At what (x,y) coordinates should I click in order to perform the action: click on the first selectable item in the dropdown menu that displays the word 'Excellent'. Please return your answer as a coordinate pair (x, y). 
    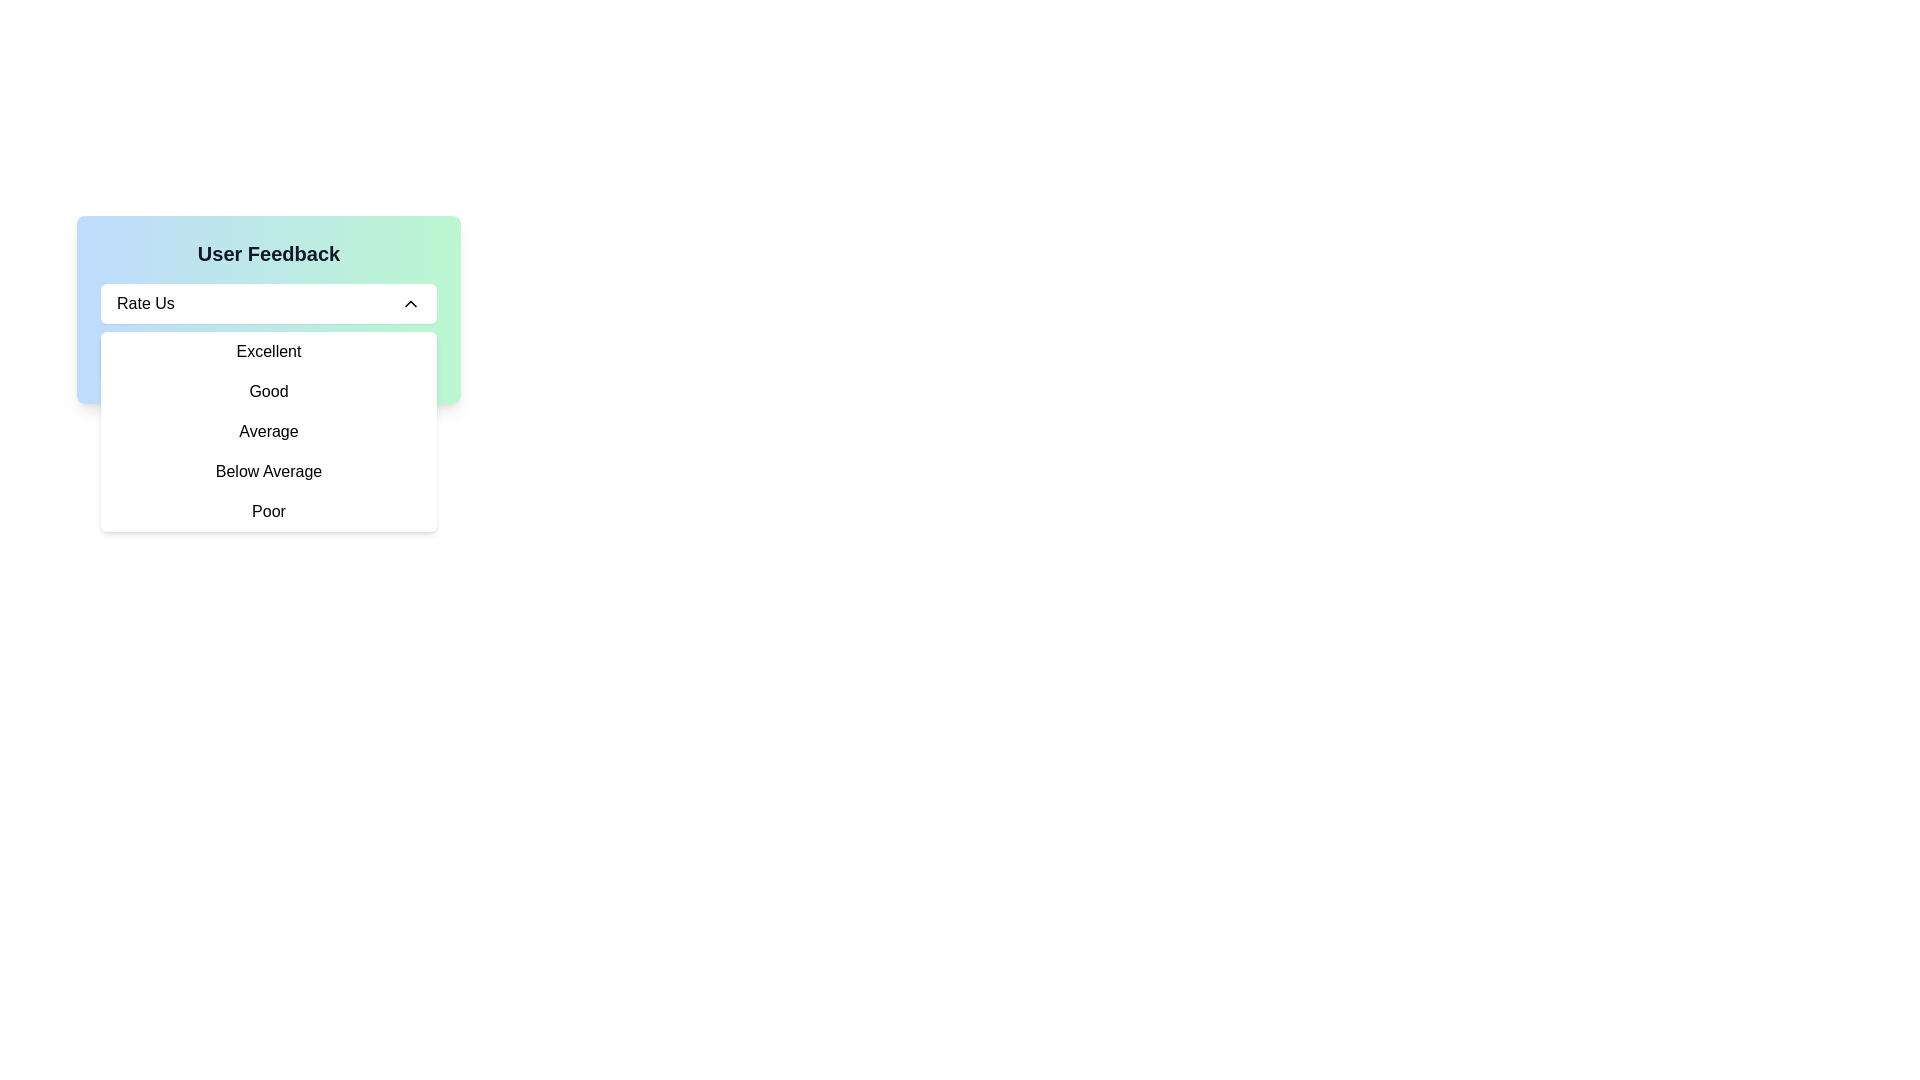
    Looking at the image, I should click on (267, 350).